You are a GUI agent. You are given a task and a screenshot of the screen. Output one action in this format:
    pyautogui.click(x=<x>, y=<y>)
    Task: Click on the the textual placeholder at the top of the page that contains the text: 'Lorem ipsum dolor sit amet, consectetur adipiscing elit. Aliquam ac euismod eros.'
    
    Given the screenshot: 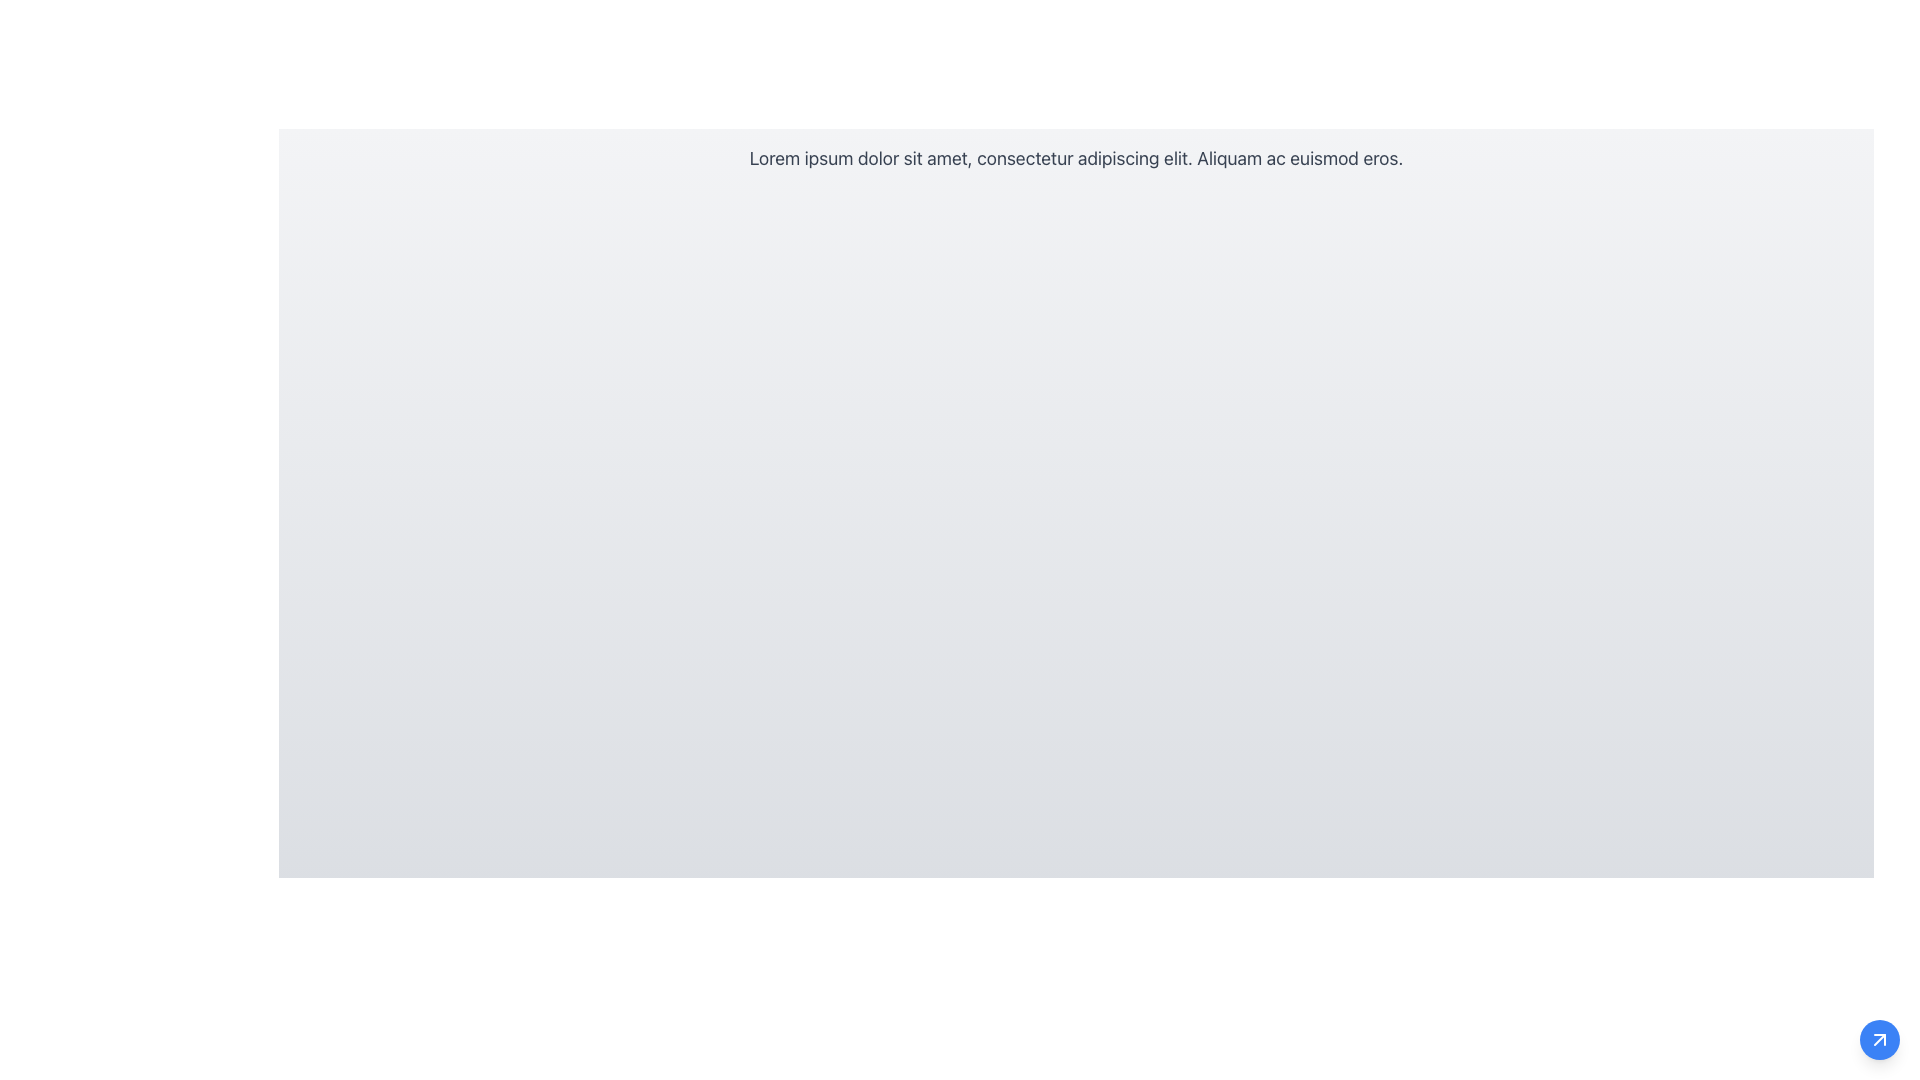 What is the action you would take?
    pyautogui.click(x=1075, y=157)
    